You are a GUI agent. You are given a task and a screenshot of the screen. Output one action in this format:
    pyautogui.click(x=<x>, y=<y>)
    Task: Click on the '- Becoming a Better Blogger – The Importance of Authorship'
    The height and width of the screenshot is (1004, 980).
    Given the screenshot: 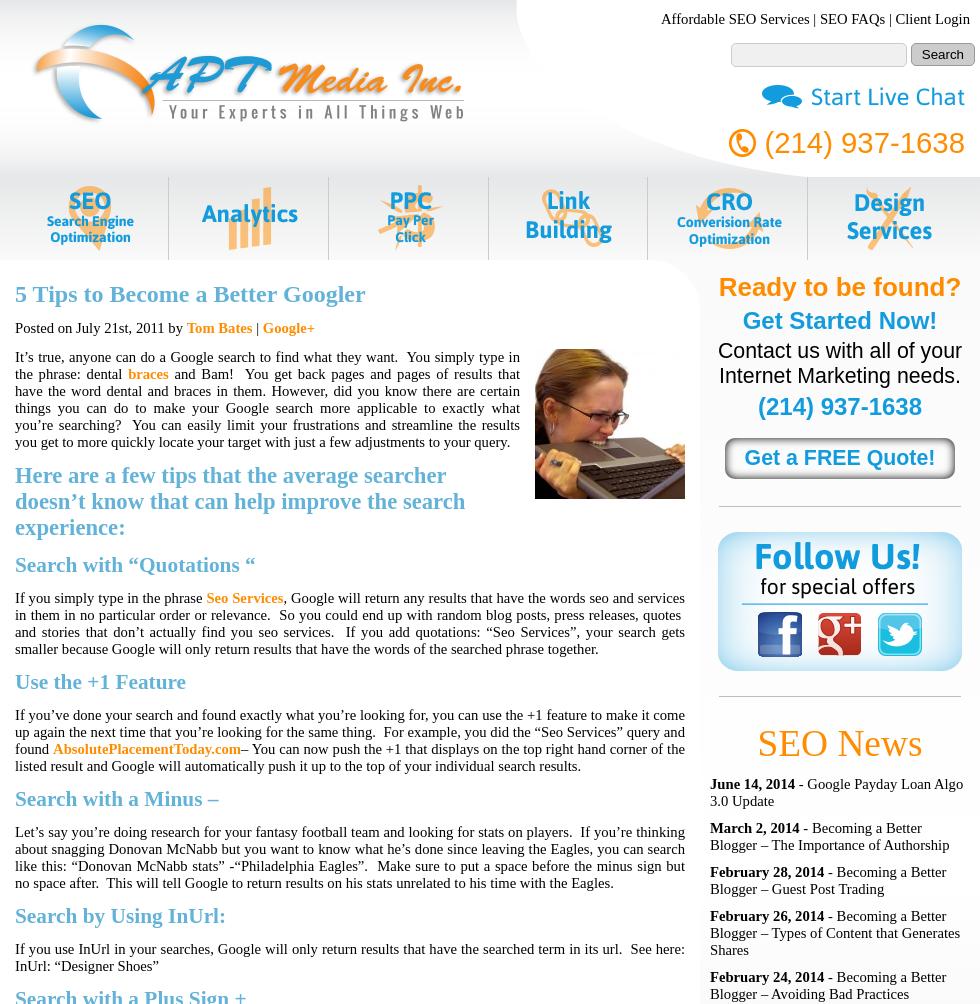 What is the action you would take?
    pyautogui.click(x=829, y=836)
    